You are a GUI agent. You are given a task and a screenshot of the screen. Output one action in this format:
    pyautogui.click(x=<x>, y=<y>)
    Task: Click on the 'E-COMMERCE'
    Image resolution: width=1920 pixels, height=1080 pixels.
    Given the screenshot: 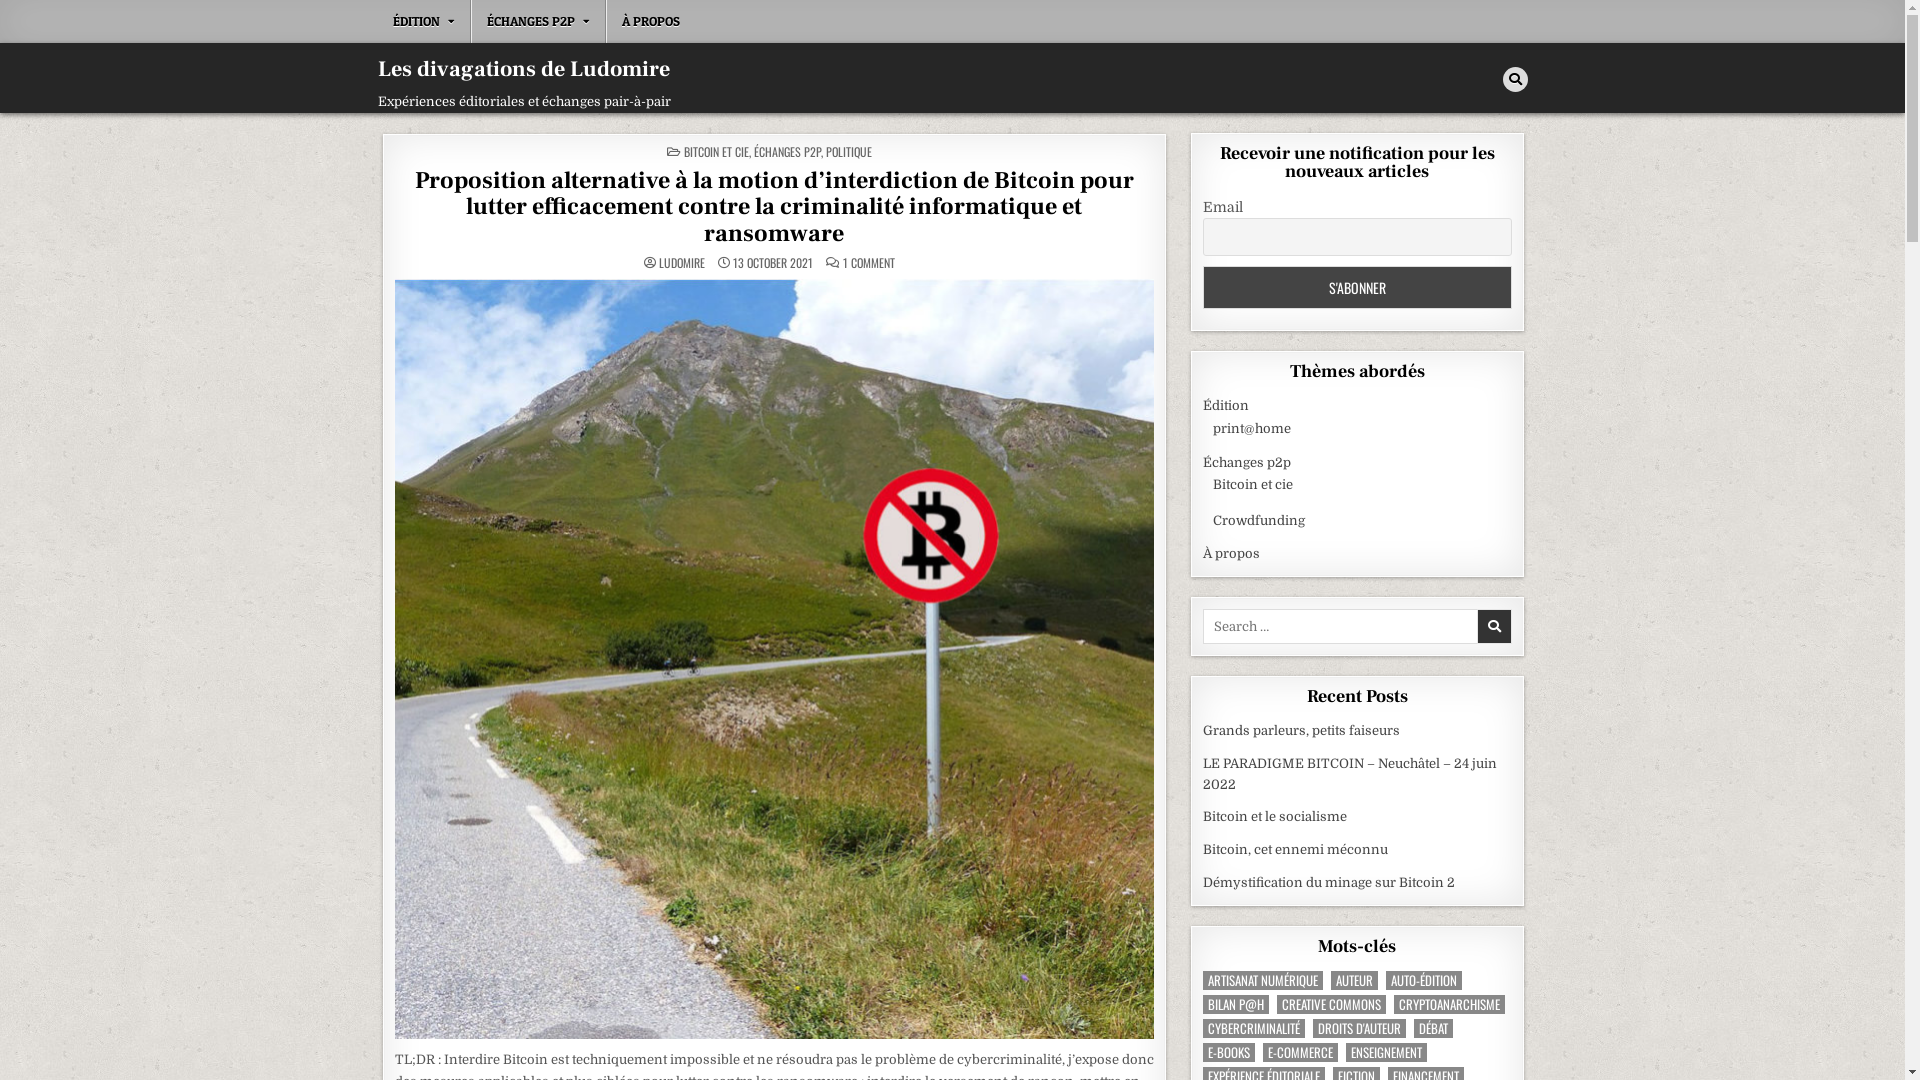 What is the action you would take?
    pyautogui.click(x=1300, y=1051)
    